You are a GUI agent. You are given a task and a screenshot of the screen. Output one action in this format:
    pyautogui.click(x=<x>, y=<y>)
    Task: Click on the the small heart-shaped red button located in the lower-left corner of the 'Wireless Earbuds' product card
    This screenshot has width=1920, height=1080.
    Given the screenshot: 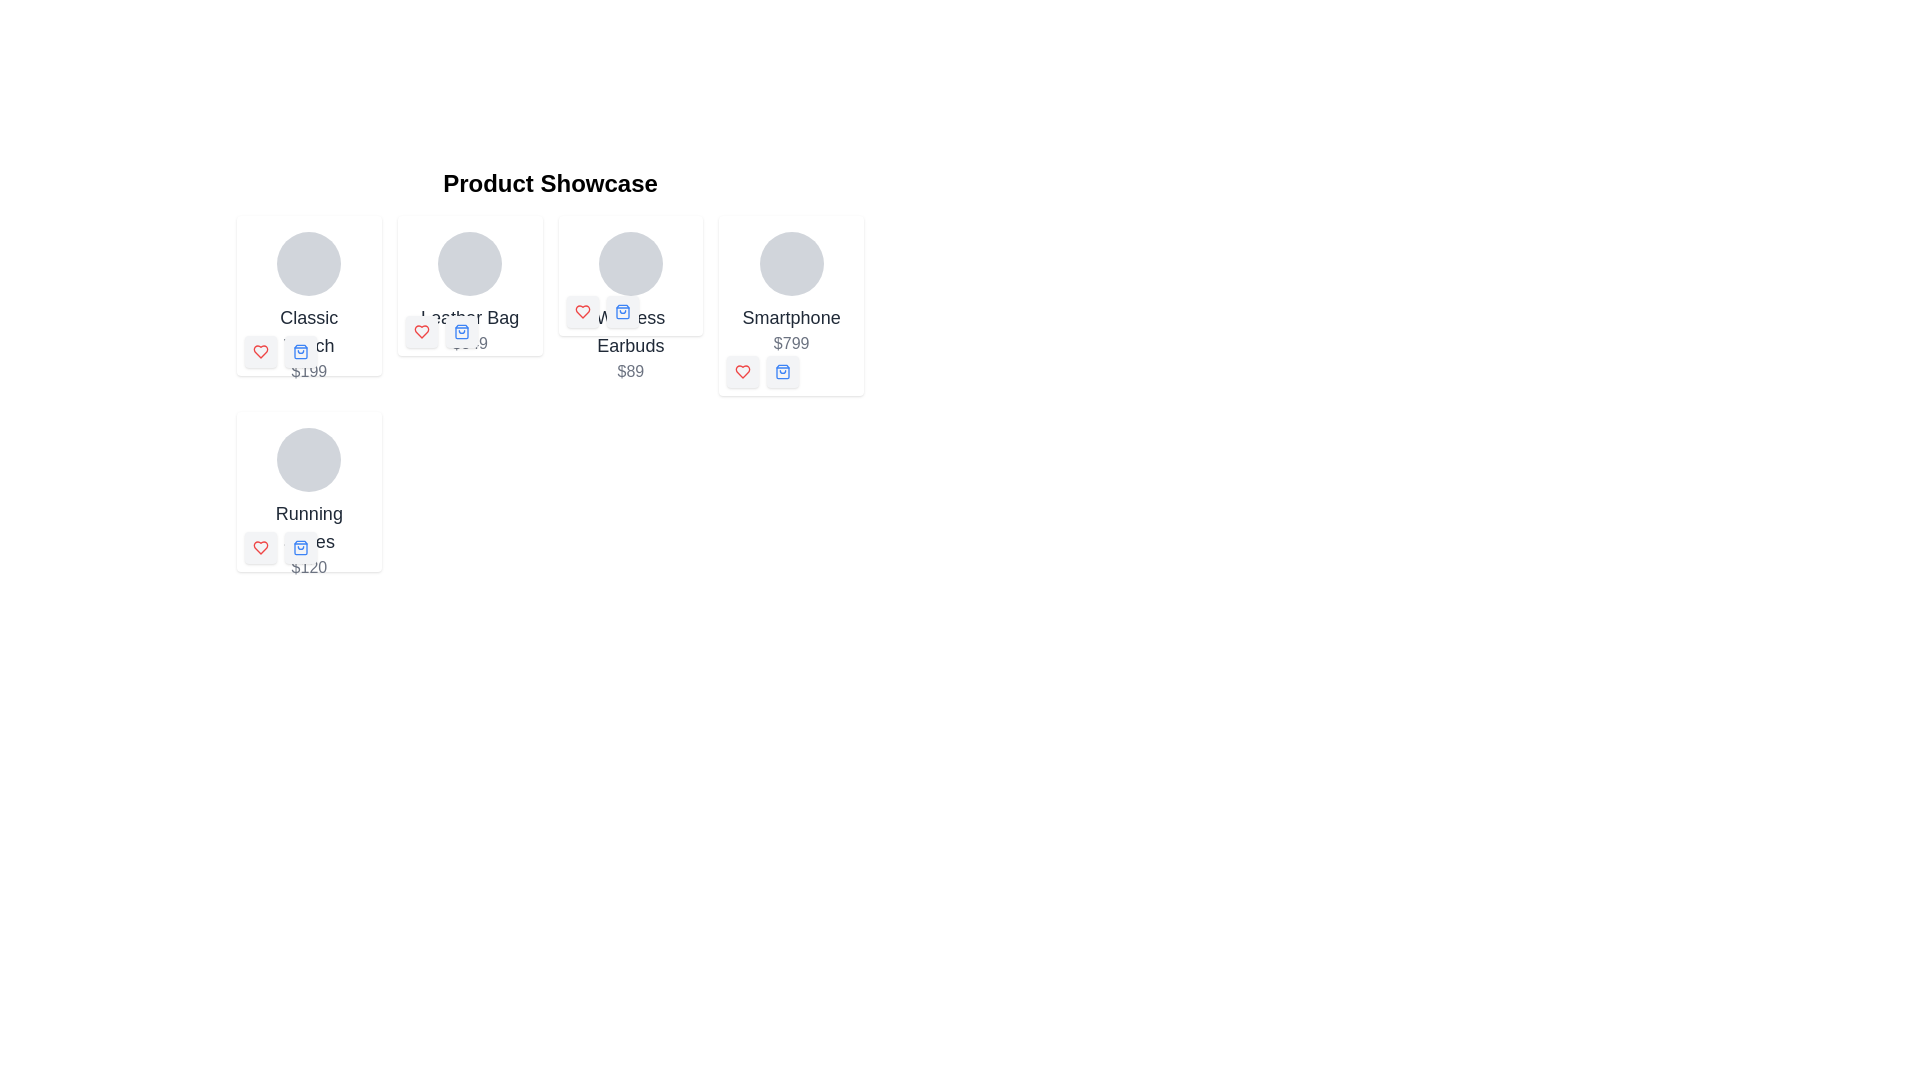 What is the action you would take?
    pyautogui.click(x=581, y=312)
    